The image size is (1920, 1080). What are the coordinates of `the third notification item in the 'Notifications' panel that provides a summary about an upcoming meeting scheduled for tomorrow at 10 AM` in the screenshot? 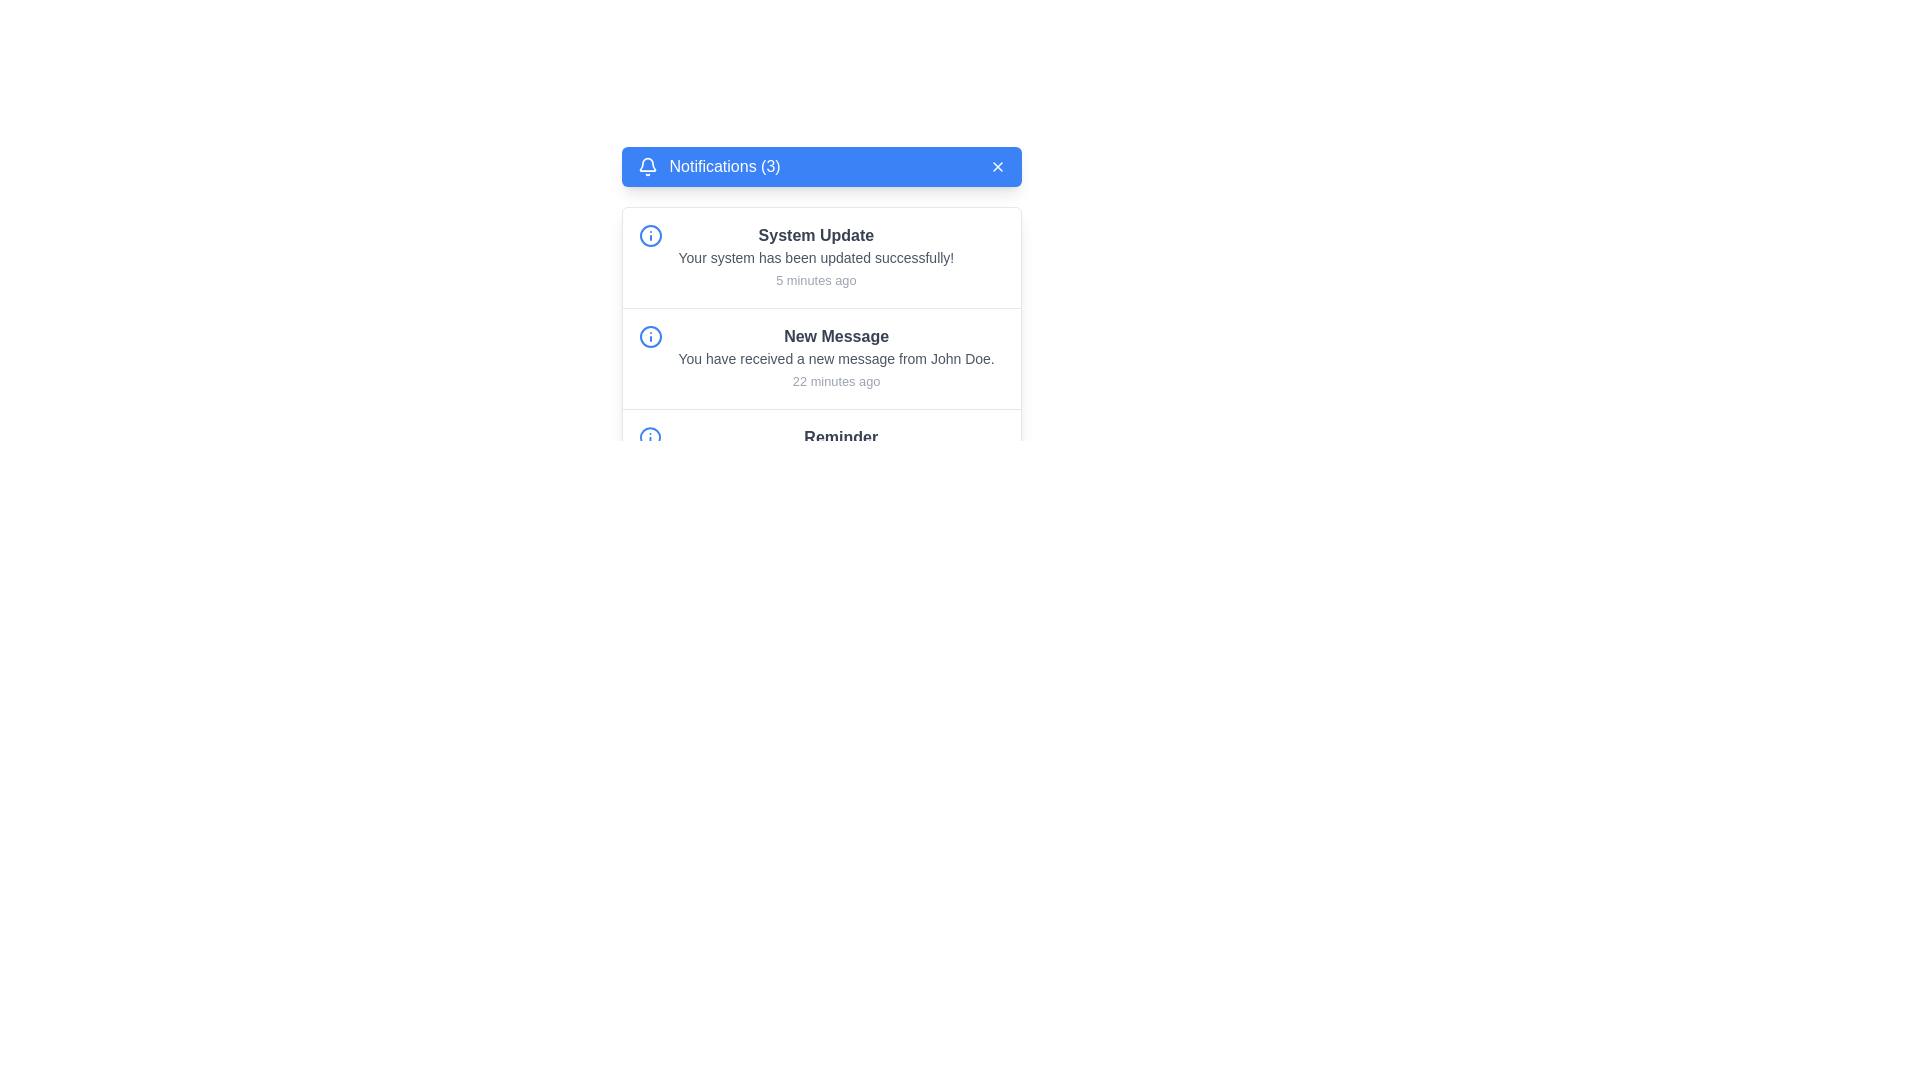 It's located at (821, 470).